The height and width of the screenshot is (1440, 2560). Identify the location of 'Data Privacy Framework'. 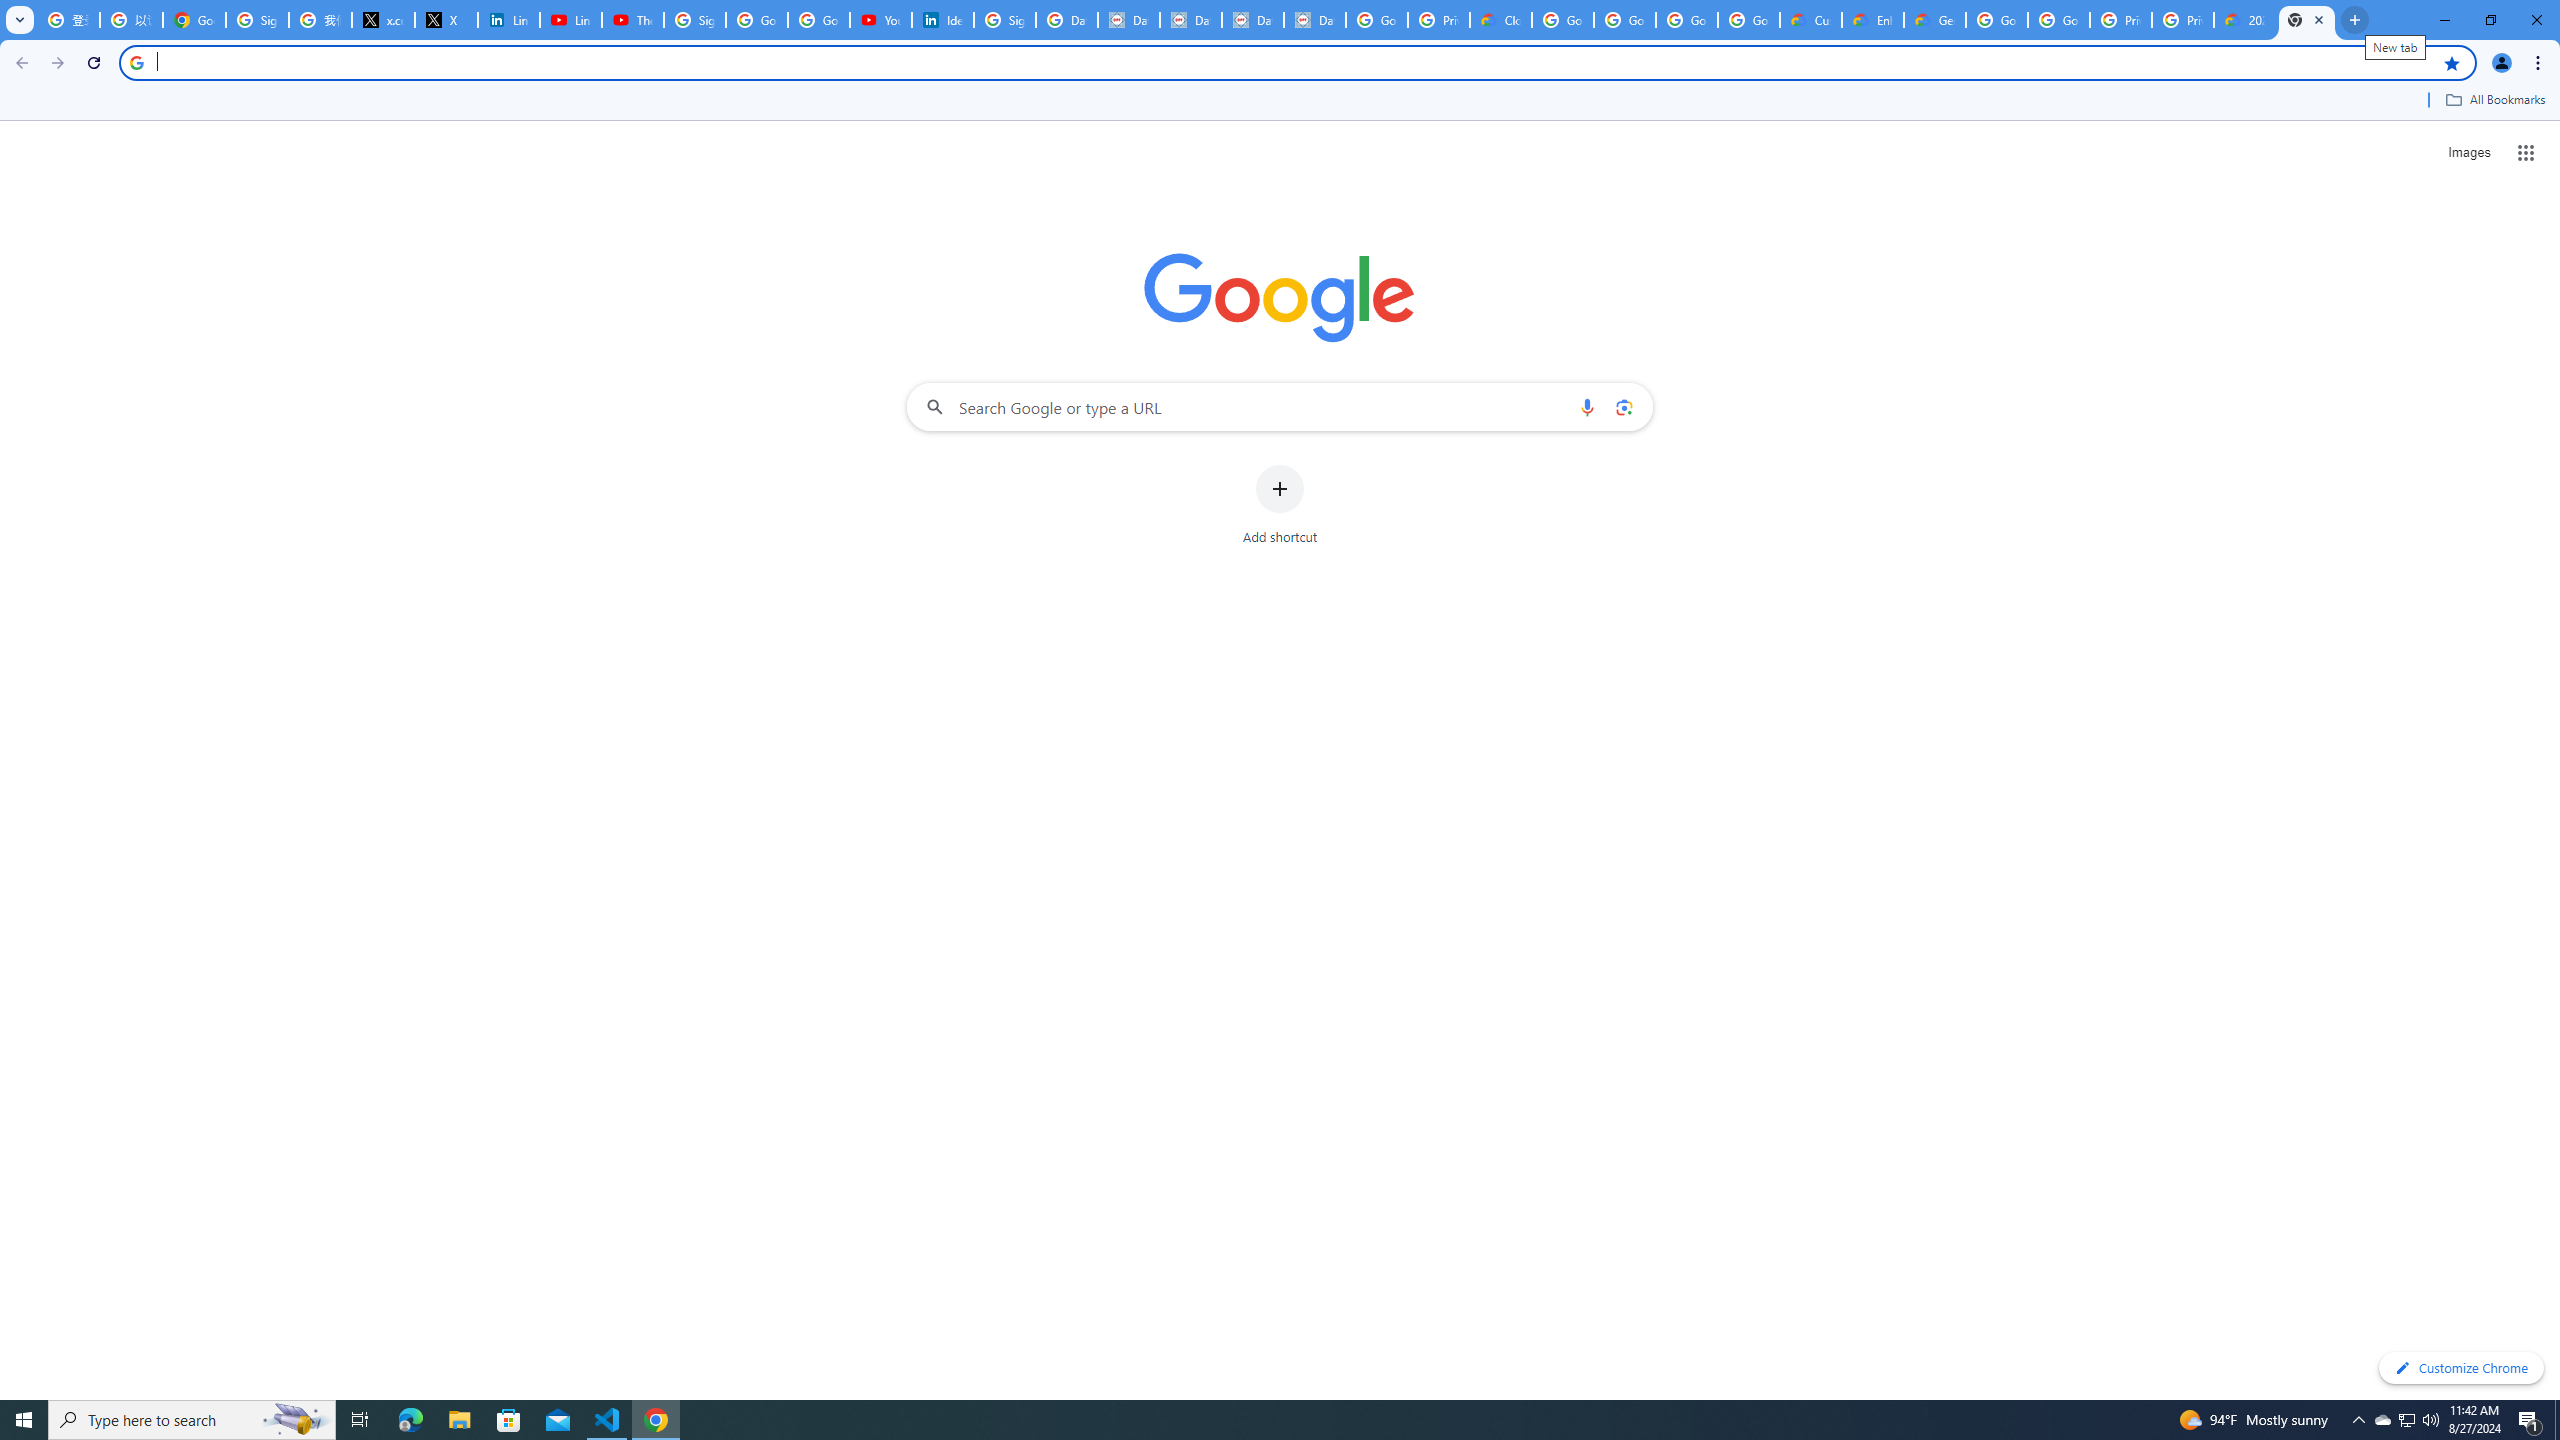
(1190, 19).